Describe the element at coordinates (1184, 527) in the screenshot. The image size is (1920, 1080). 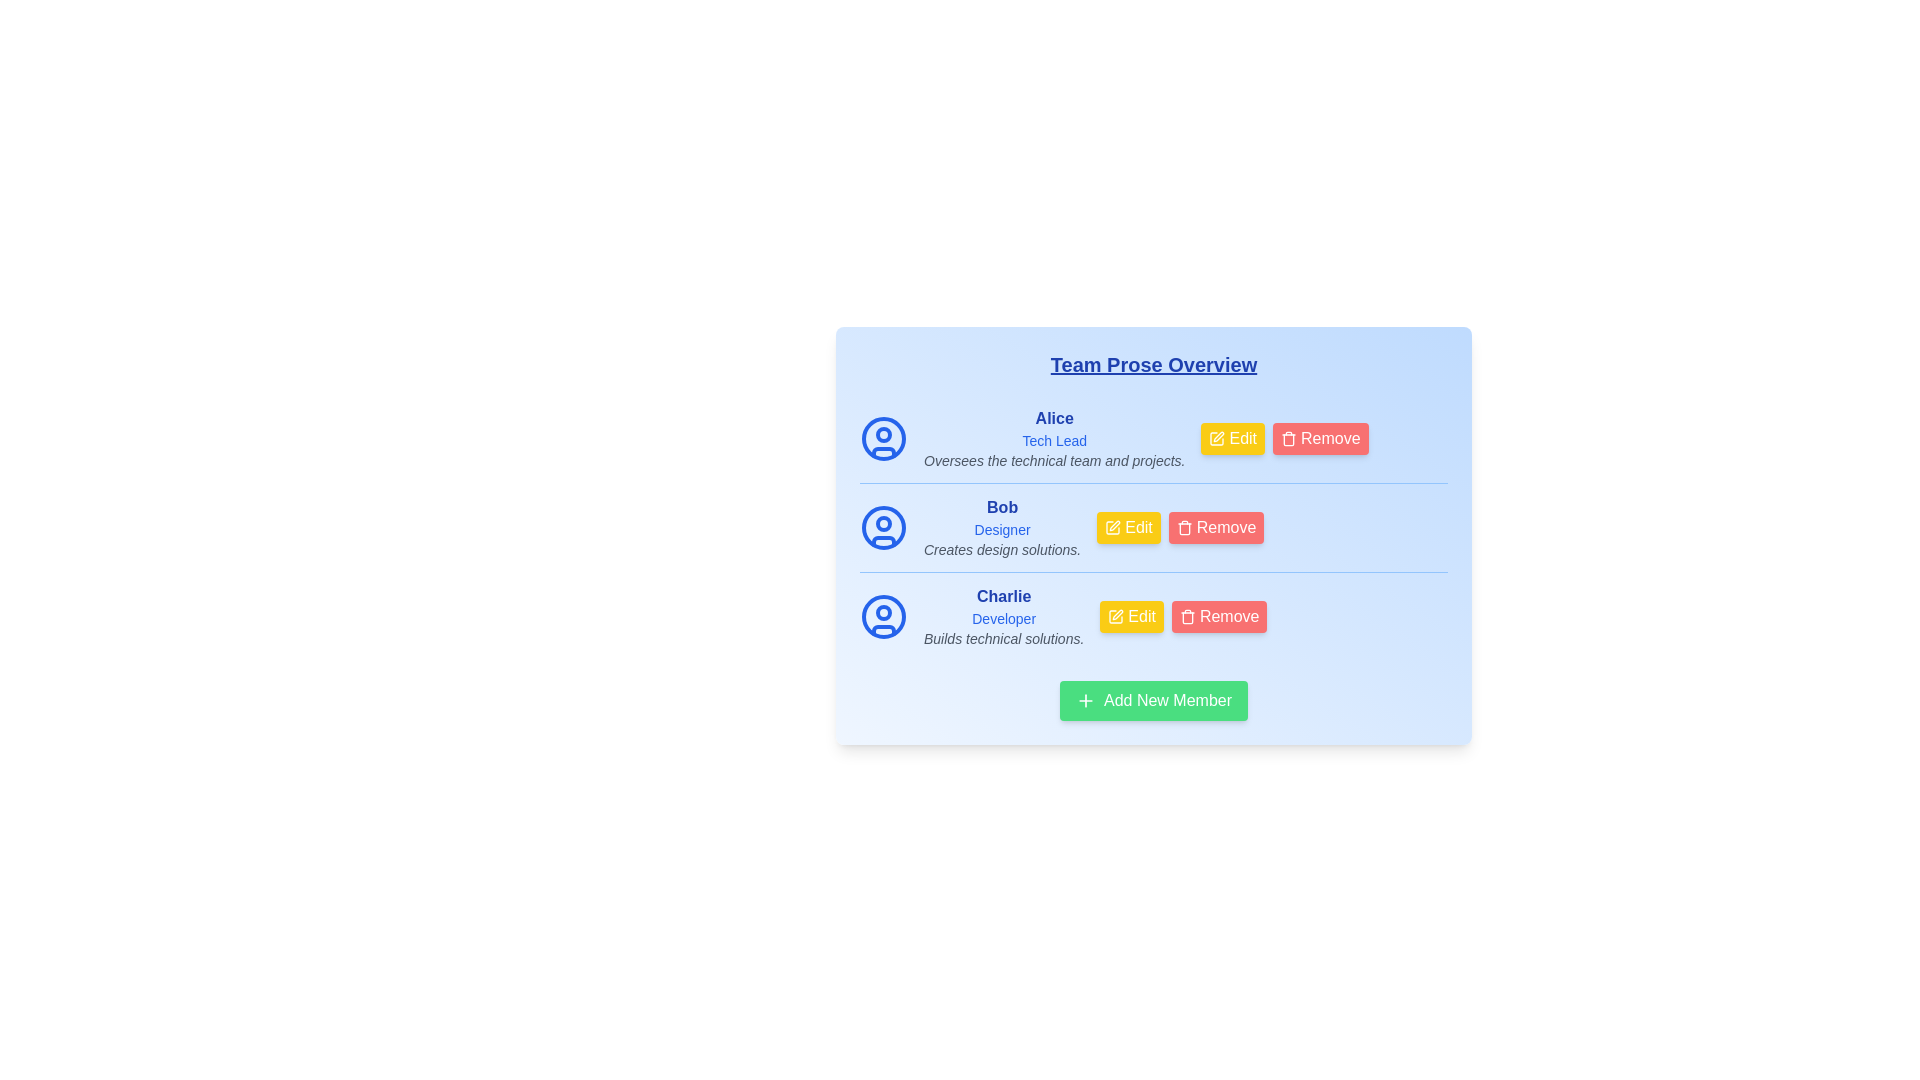
I see `the icon within the 'Remove' button located to the right of the team member 'Bob'` at that location.